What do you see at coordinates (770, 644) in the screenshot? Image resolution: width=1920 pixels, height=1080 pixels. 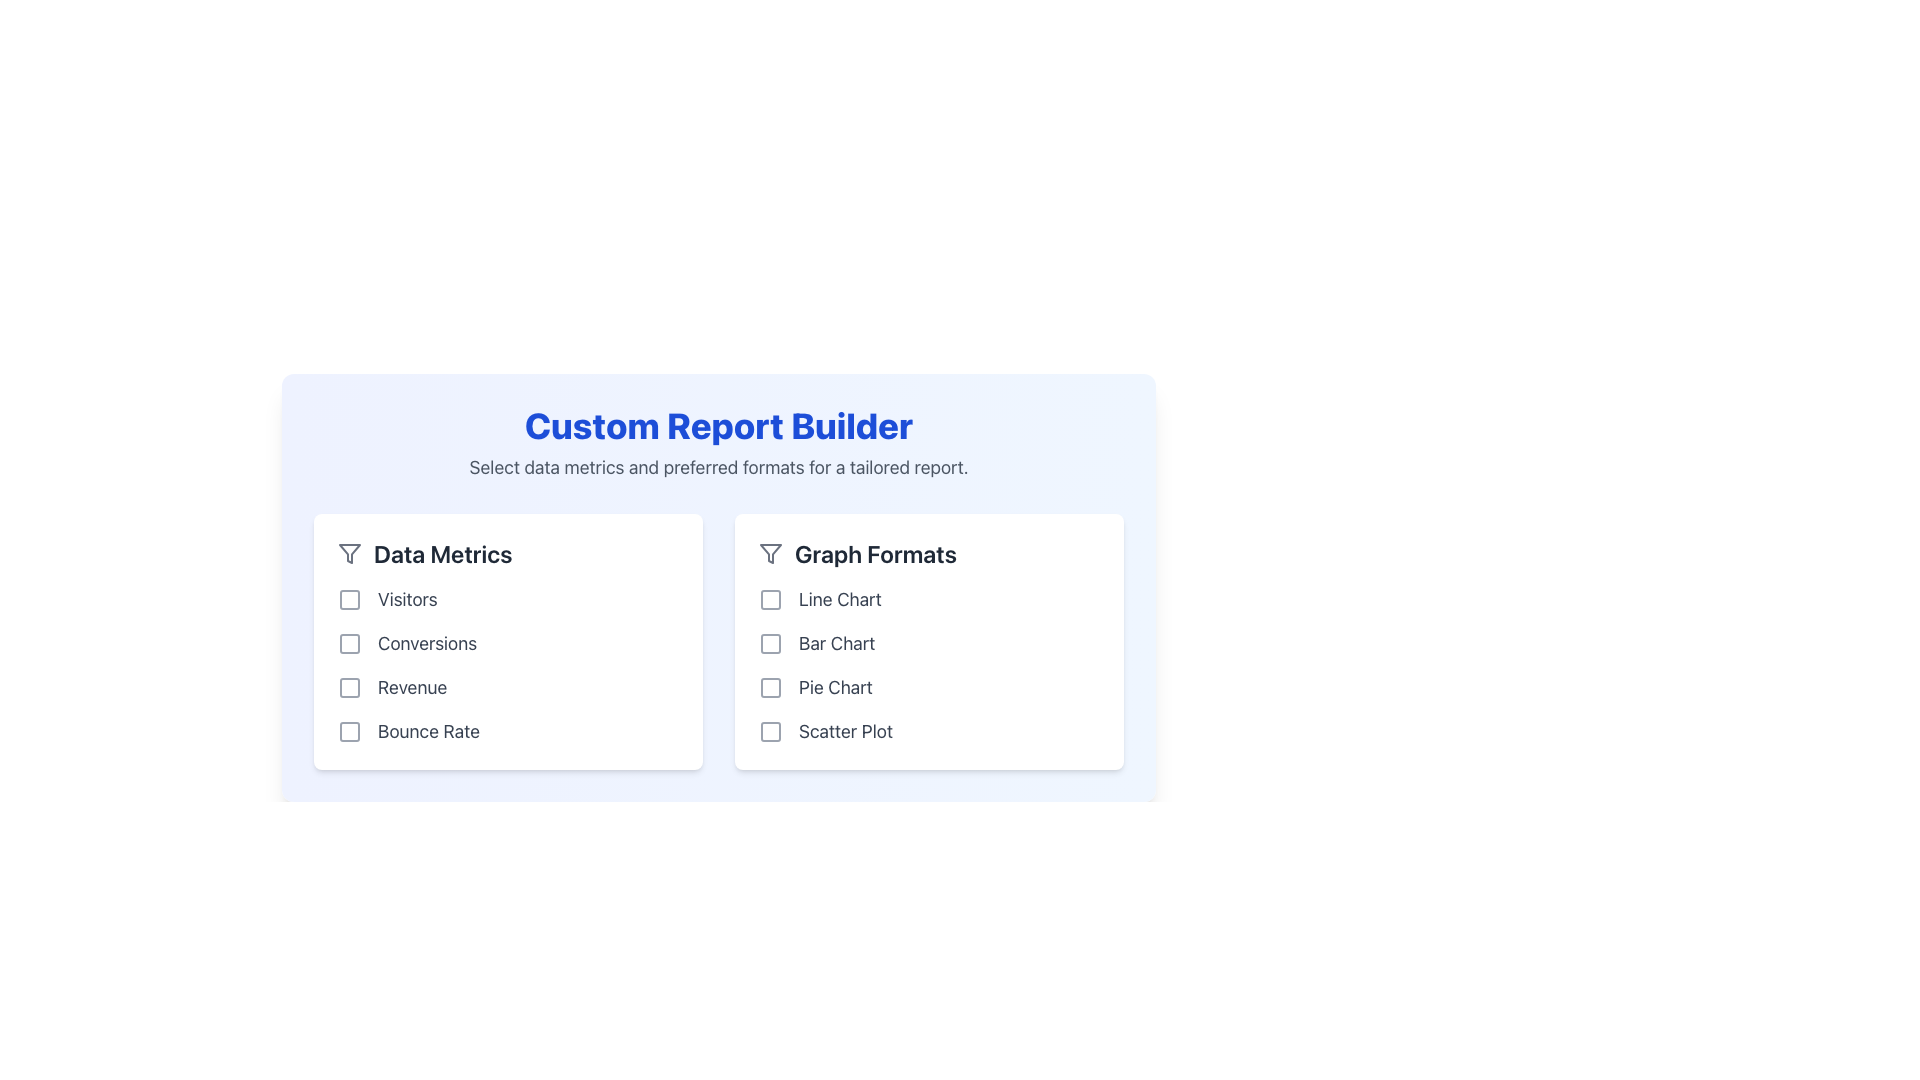 I see `the 'Bar Chart' checkbox within the 'Graph Formats' section` at bounding box center [770, 644].